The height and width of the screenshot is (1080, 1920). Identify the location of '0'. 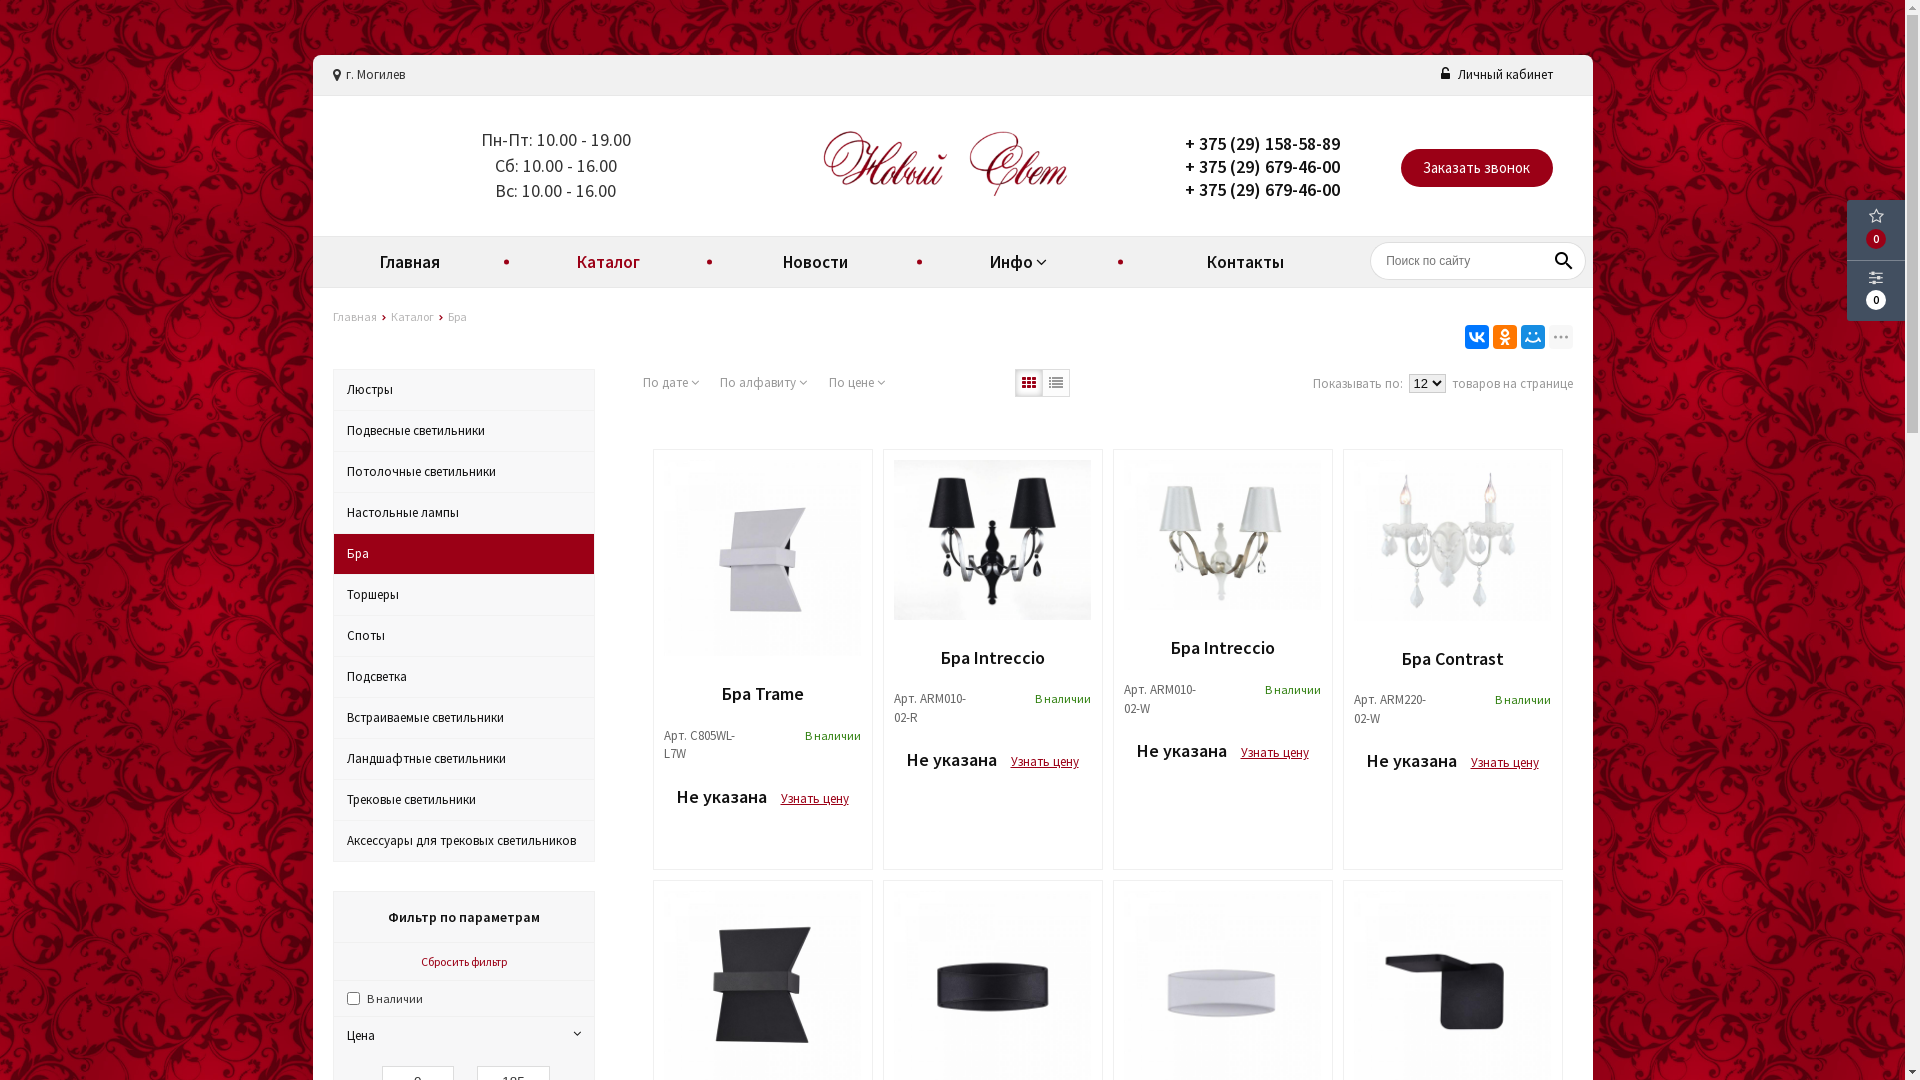
(1846, 290).